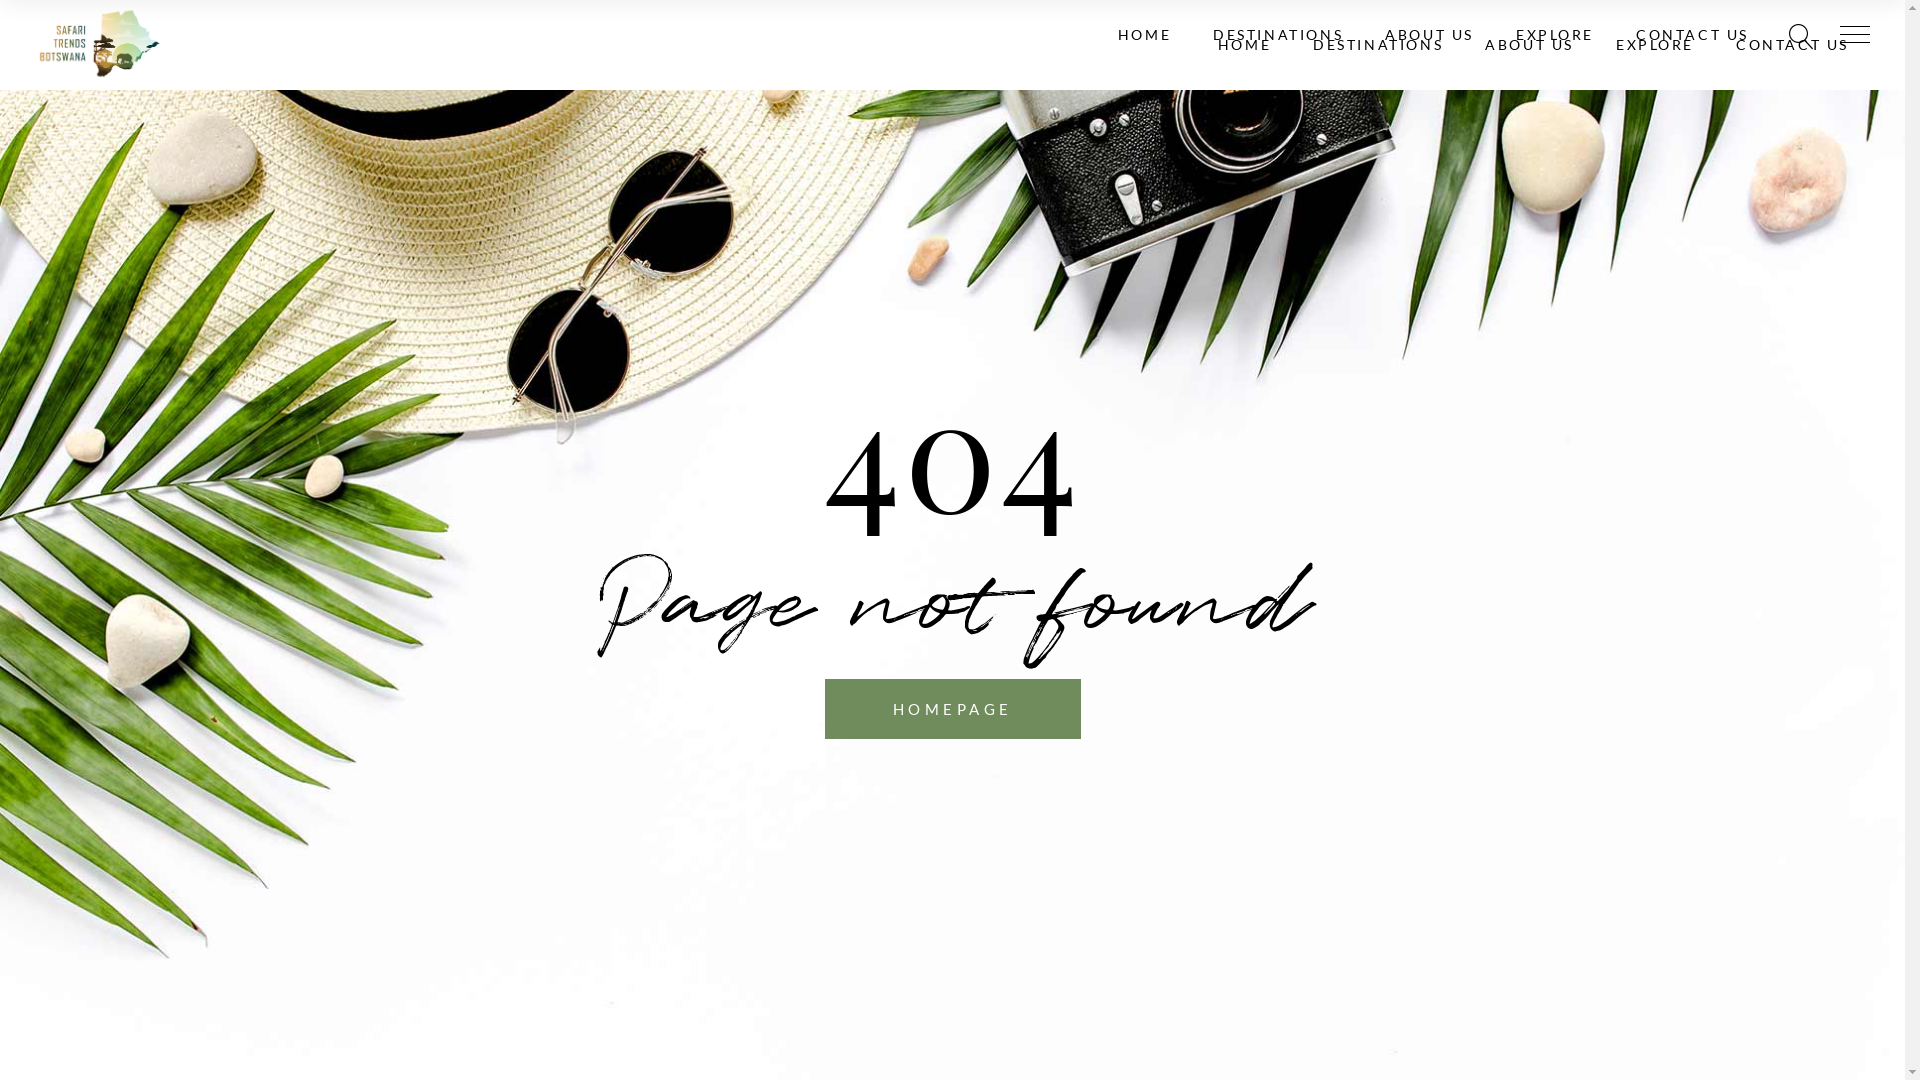  Describe the element at coordinates (950, 707) in the screenshot. I see `'HOMEPAGE'` at that location.